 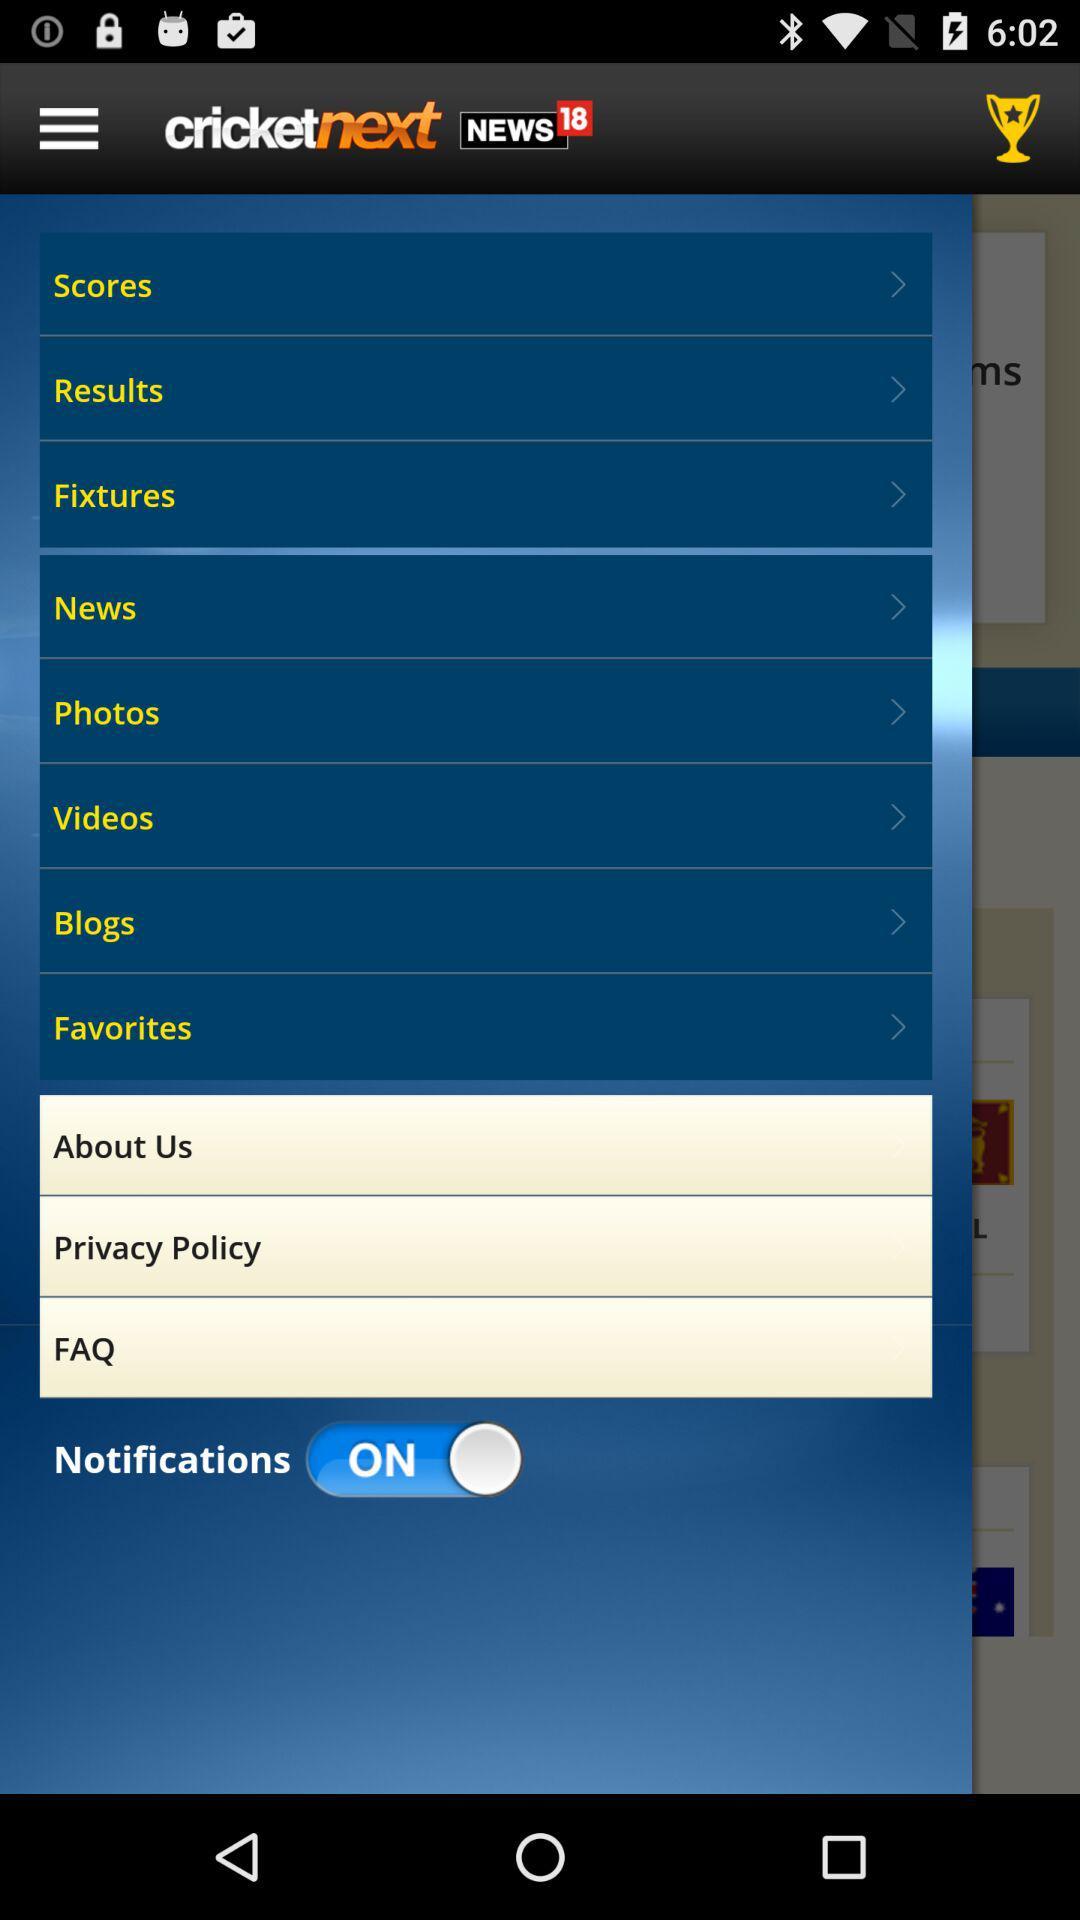 What do you see at coordinates (68, 136) in the screenshot?
I see `the menu icon` at bounding box center [68, 136].